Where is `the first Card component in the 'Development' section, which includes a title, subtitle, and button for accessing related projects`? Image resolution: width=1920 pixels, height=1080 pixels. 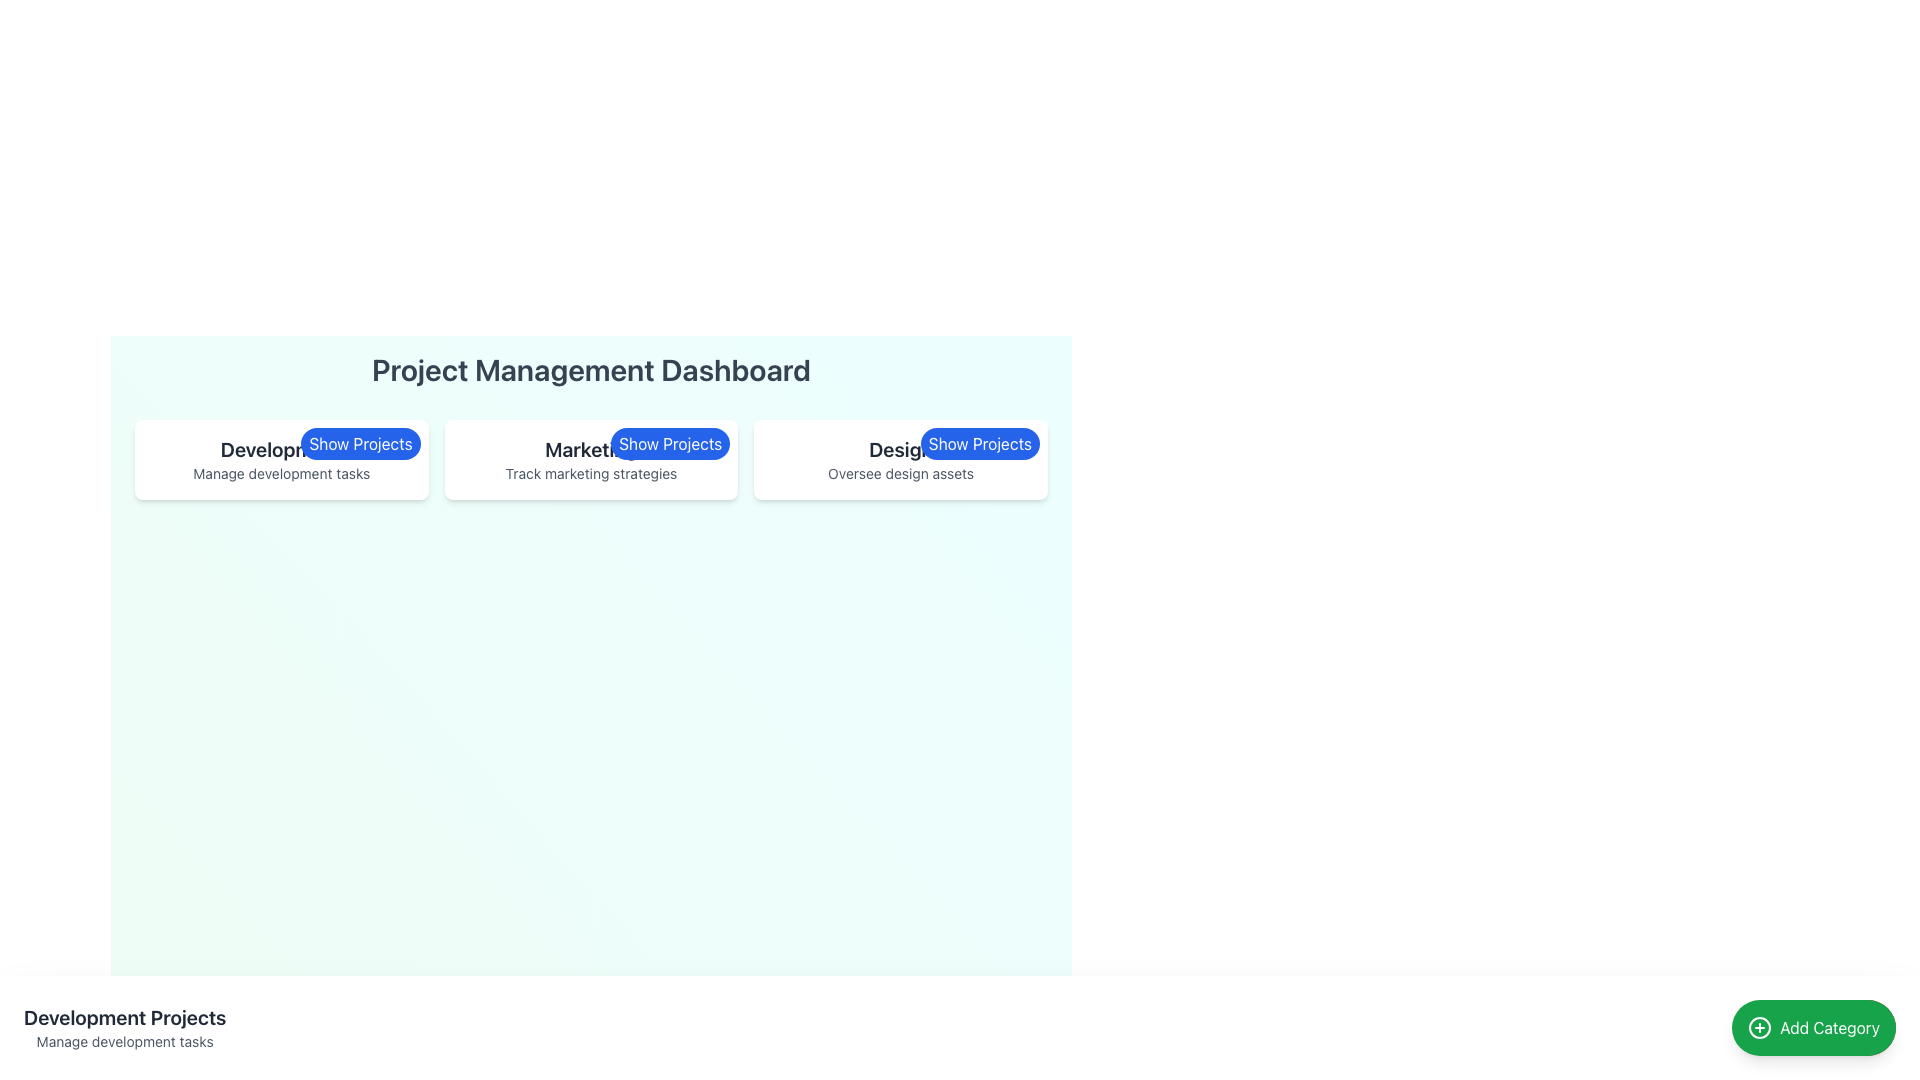
the first Card component in the 'Development' section, which includes a title, subtitle, and button for accessing related projects is located at coordinates (280, 459).